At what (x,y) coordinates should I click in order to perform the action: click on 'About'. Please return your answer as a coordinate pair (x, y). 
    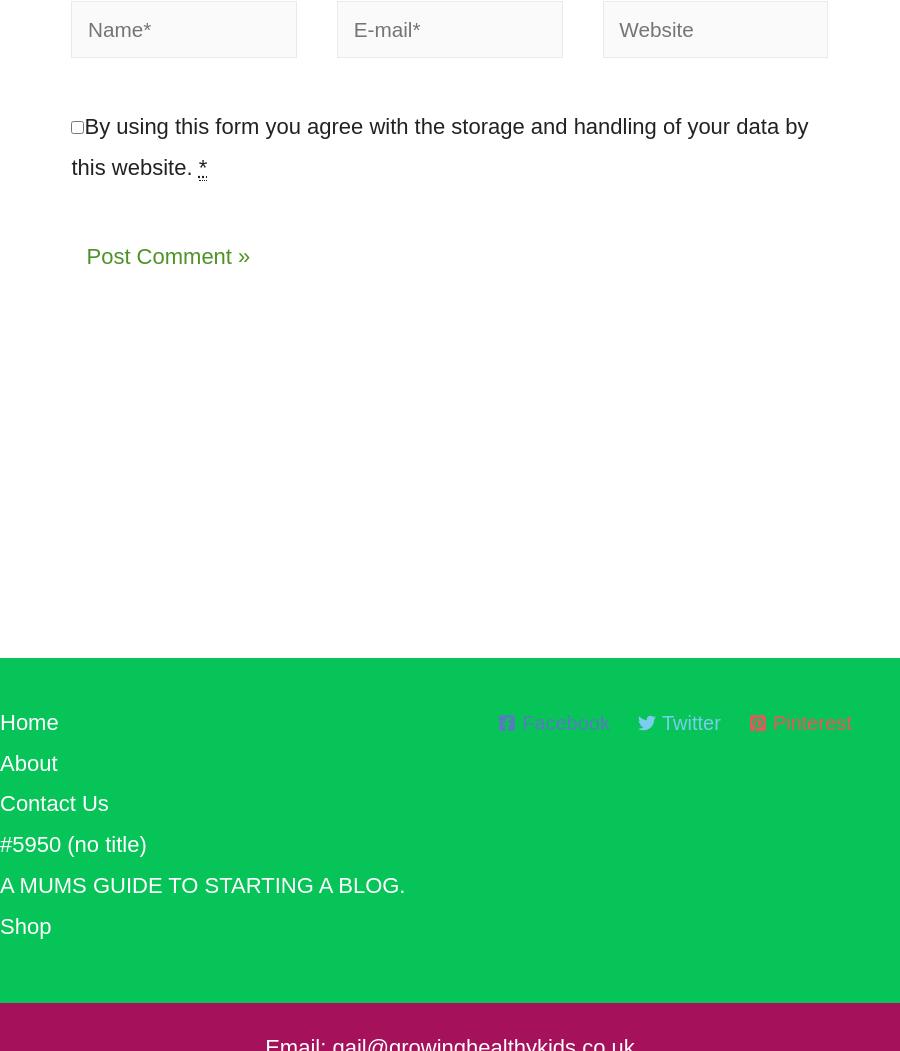
    Looking at the image, I should click on (0, 771).